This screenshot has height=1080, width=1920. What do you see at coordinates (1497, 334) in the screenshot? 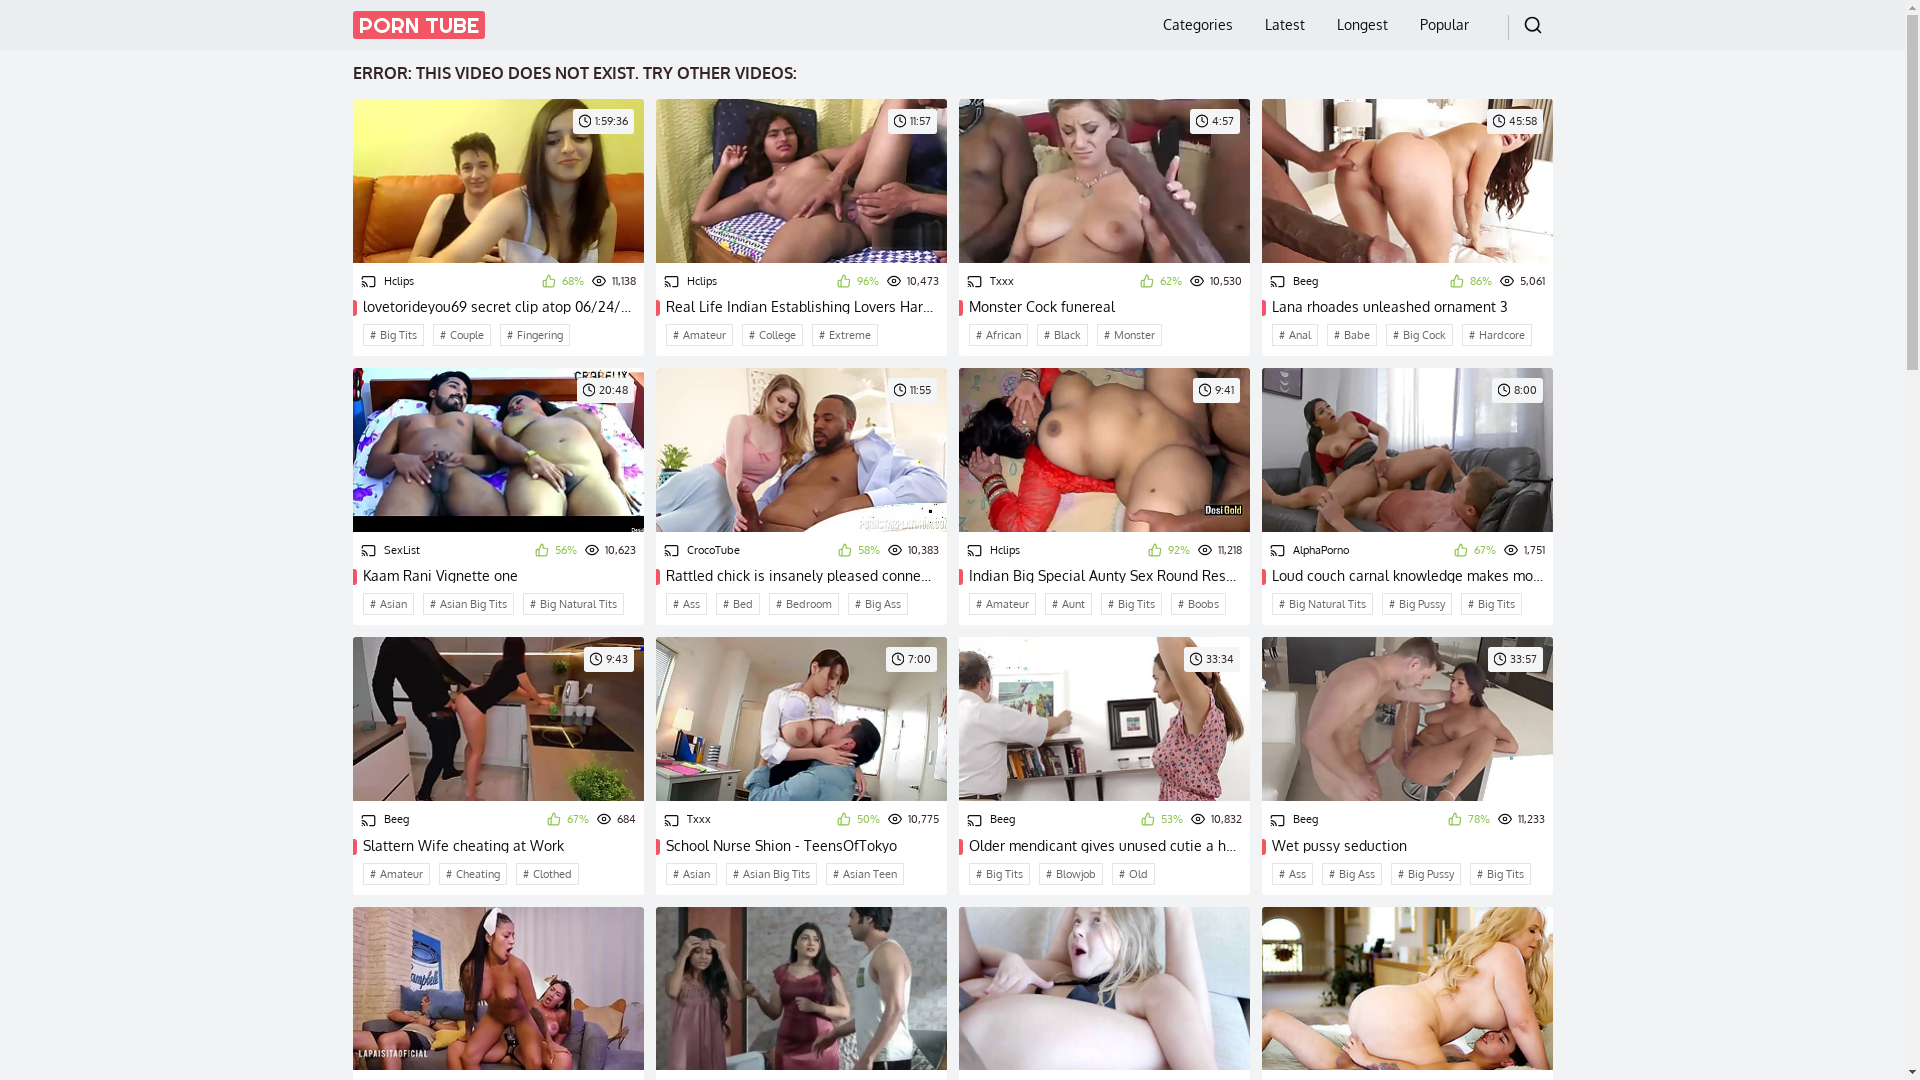
I see `'Hardcore'` at bounding box center [1497, 334].